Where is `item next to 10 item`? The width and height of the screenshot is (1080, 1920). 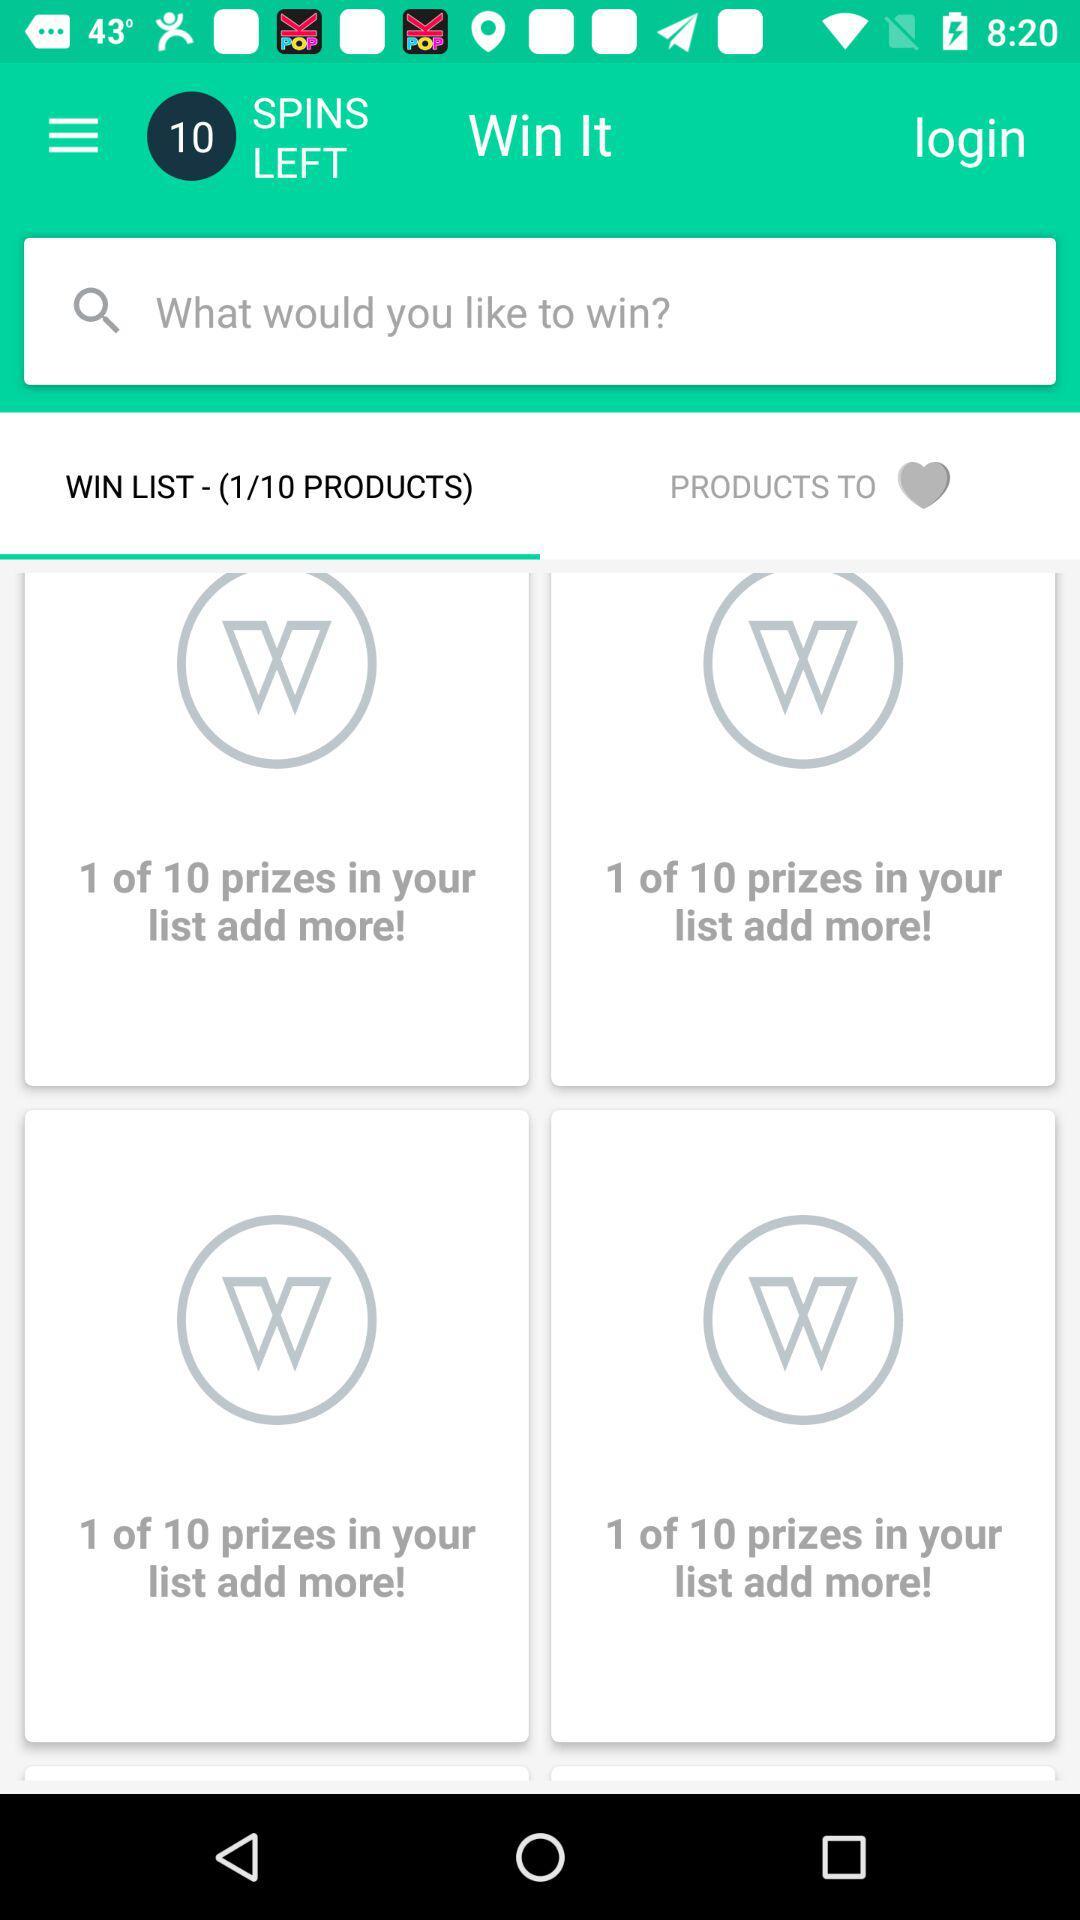 item next to 10 item is located at coordinates (72, 135).